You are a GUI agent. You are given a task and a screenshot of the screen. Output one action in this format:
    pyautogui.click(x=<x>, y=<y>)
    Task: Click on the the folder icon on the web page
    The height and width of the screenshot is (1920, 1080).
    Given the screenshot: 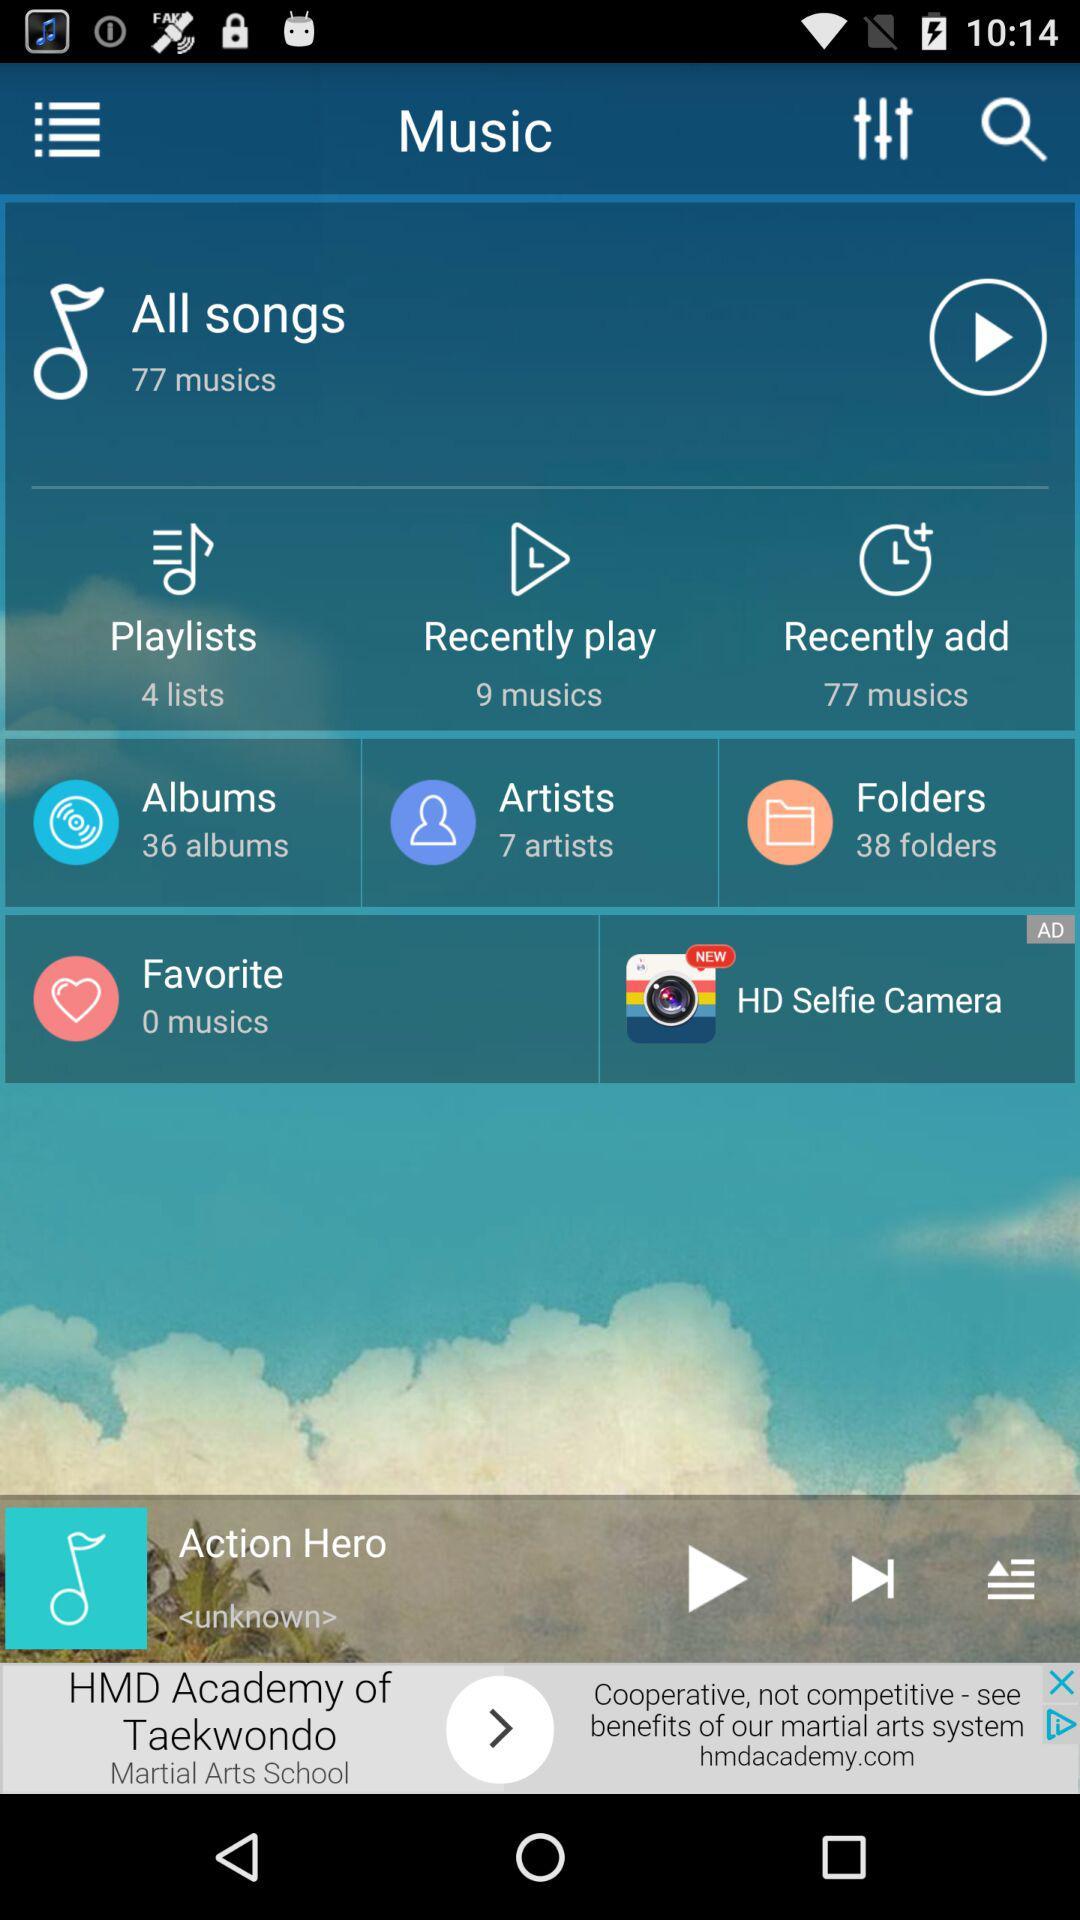 What is the action you would take?
    pyautogui.click(x=789, y=822)
    